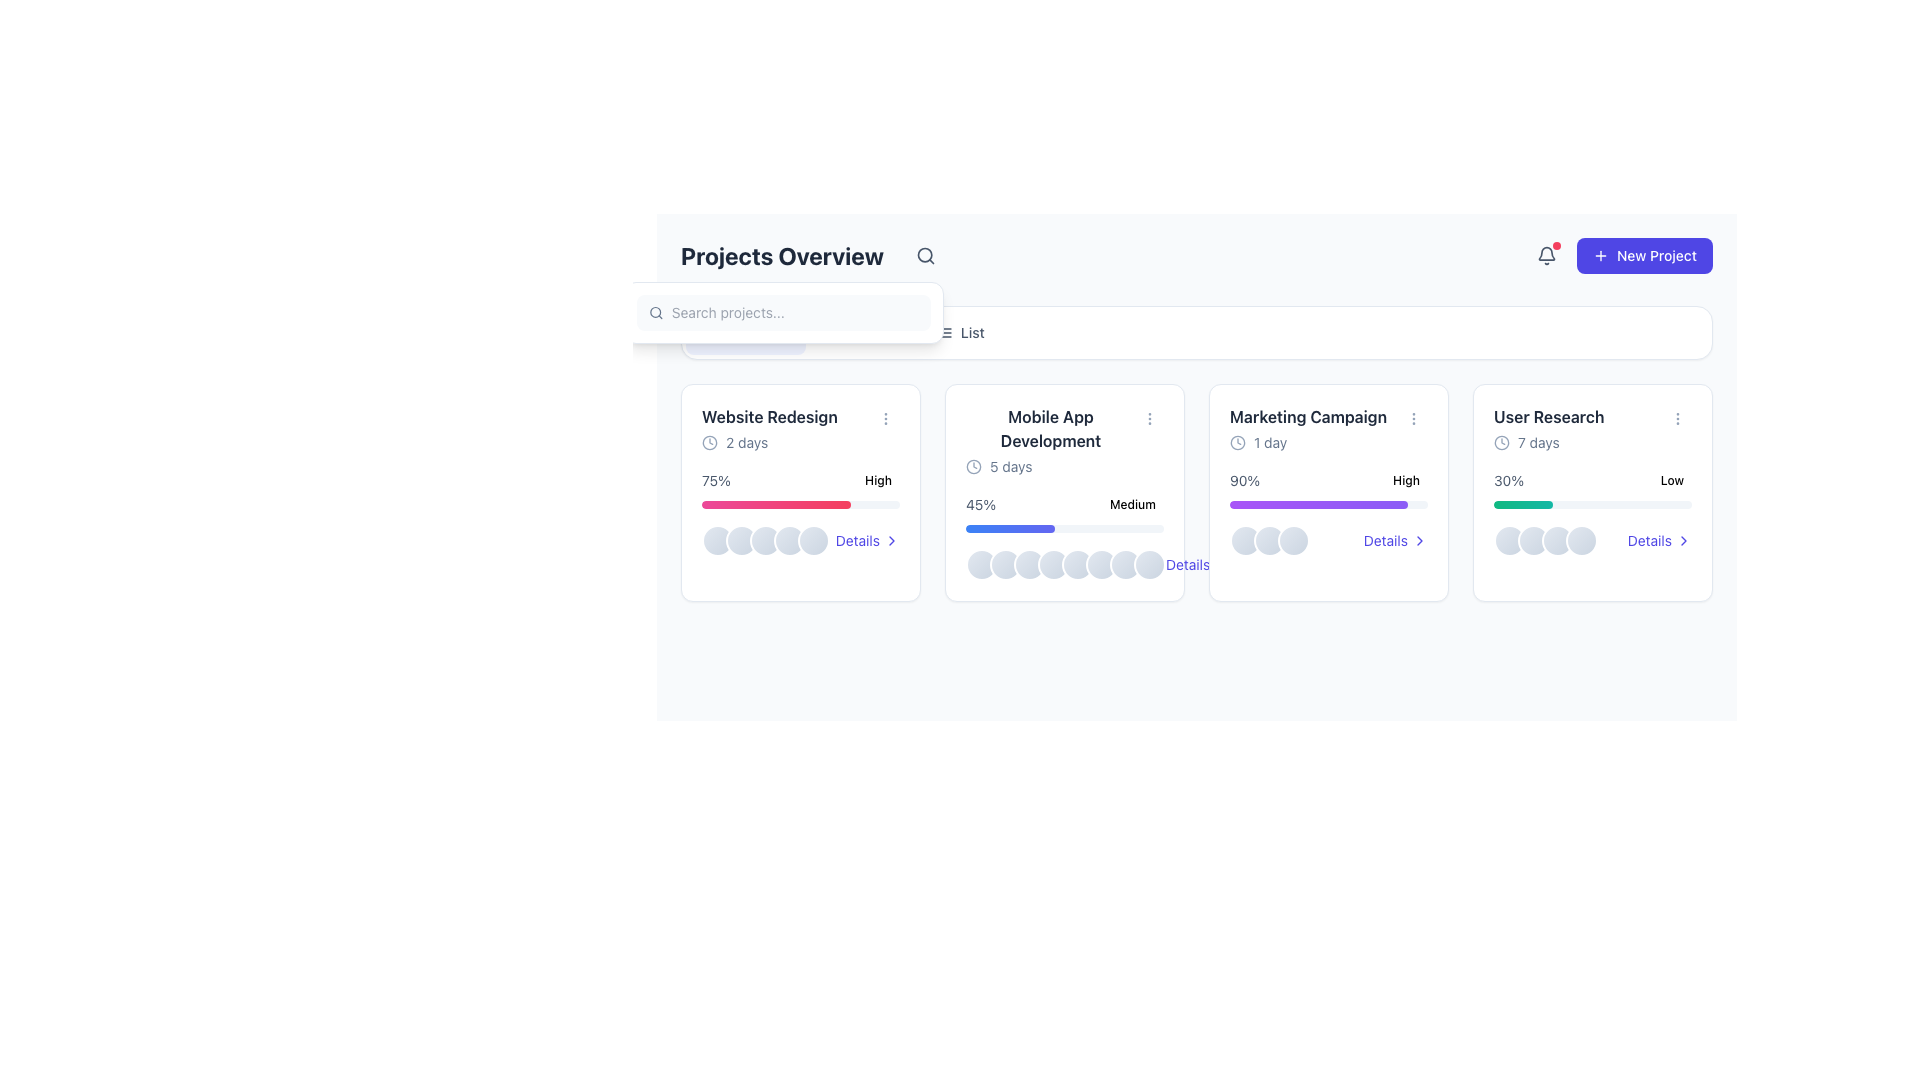 The image size is (1920, 1080). I want to click on the Decorative circular icon with a gradient background, which is the seventh icon in a horizontal row of eight icons inside the 'Mobile App Development' card, so click(1126, 564).